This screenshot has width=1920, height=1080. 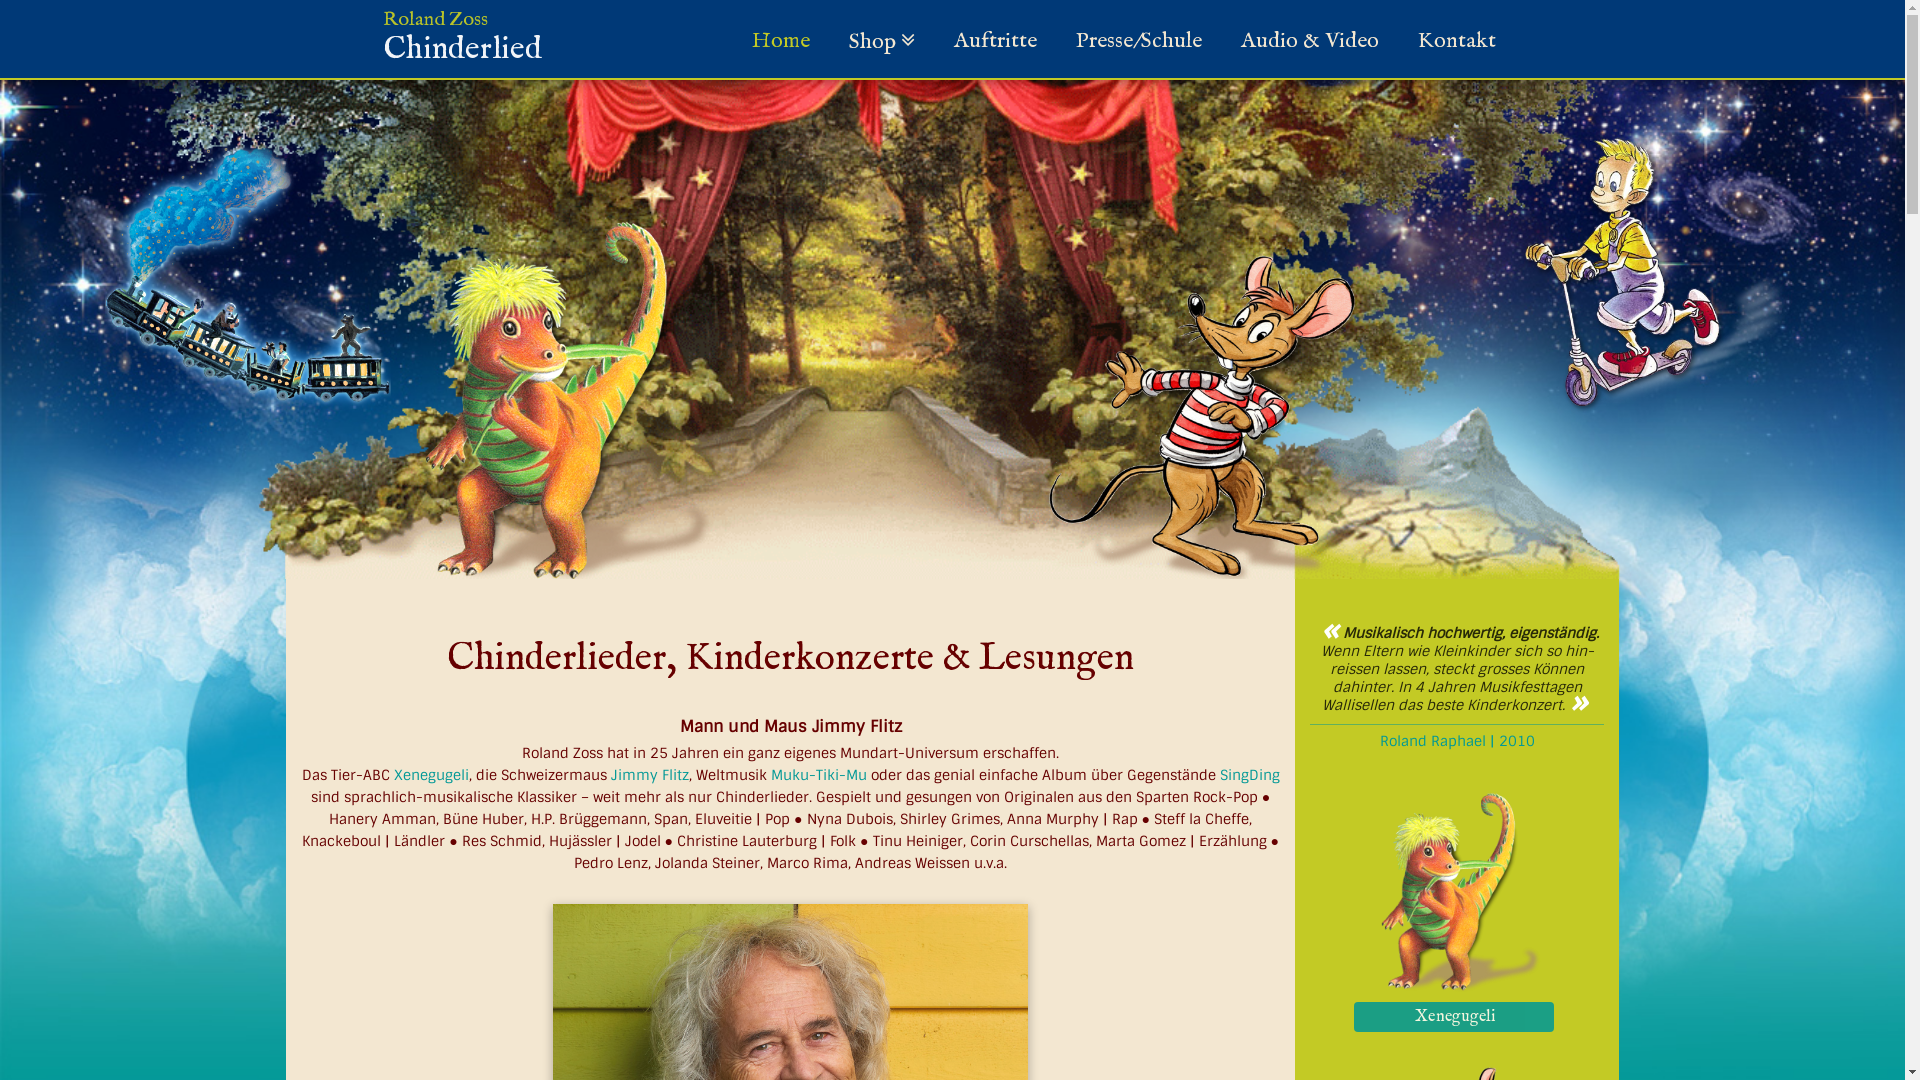 What do you see at coordinates (819, 774) in the screenshot?
I see `'Muku-Tiki-Mu'` at bounding box center [819, 774].